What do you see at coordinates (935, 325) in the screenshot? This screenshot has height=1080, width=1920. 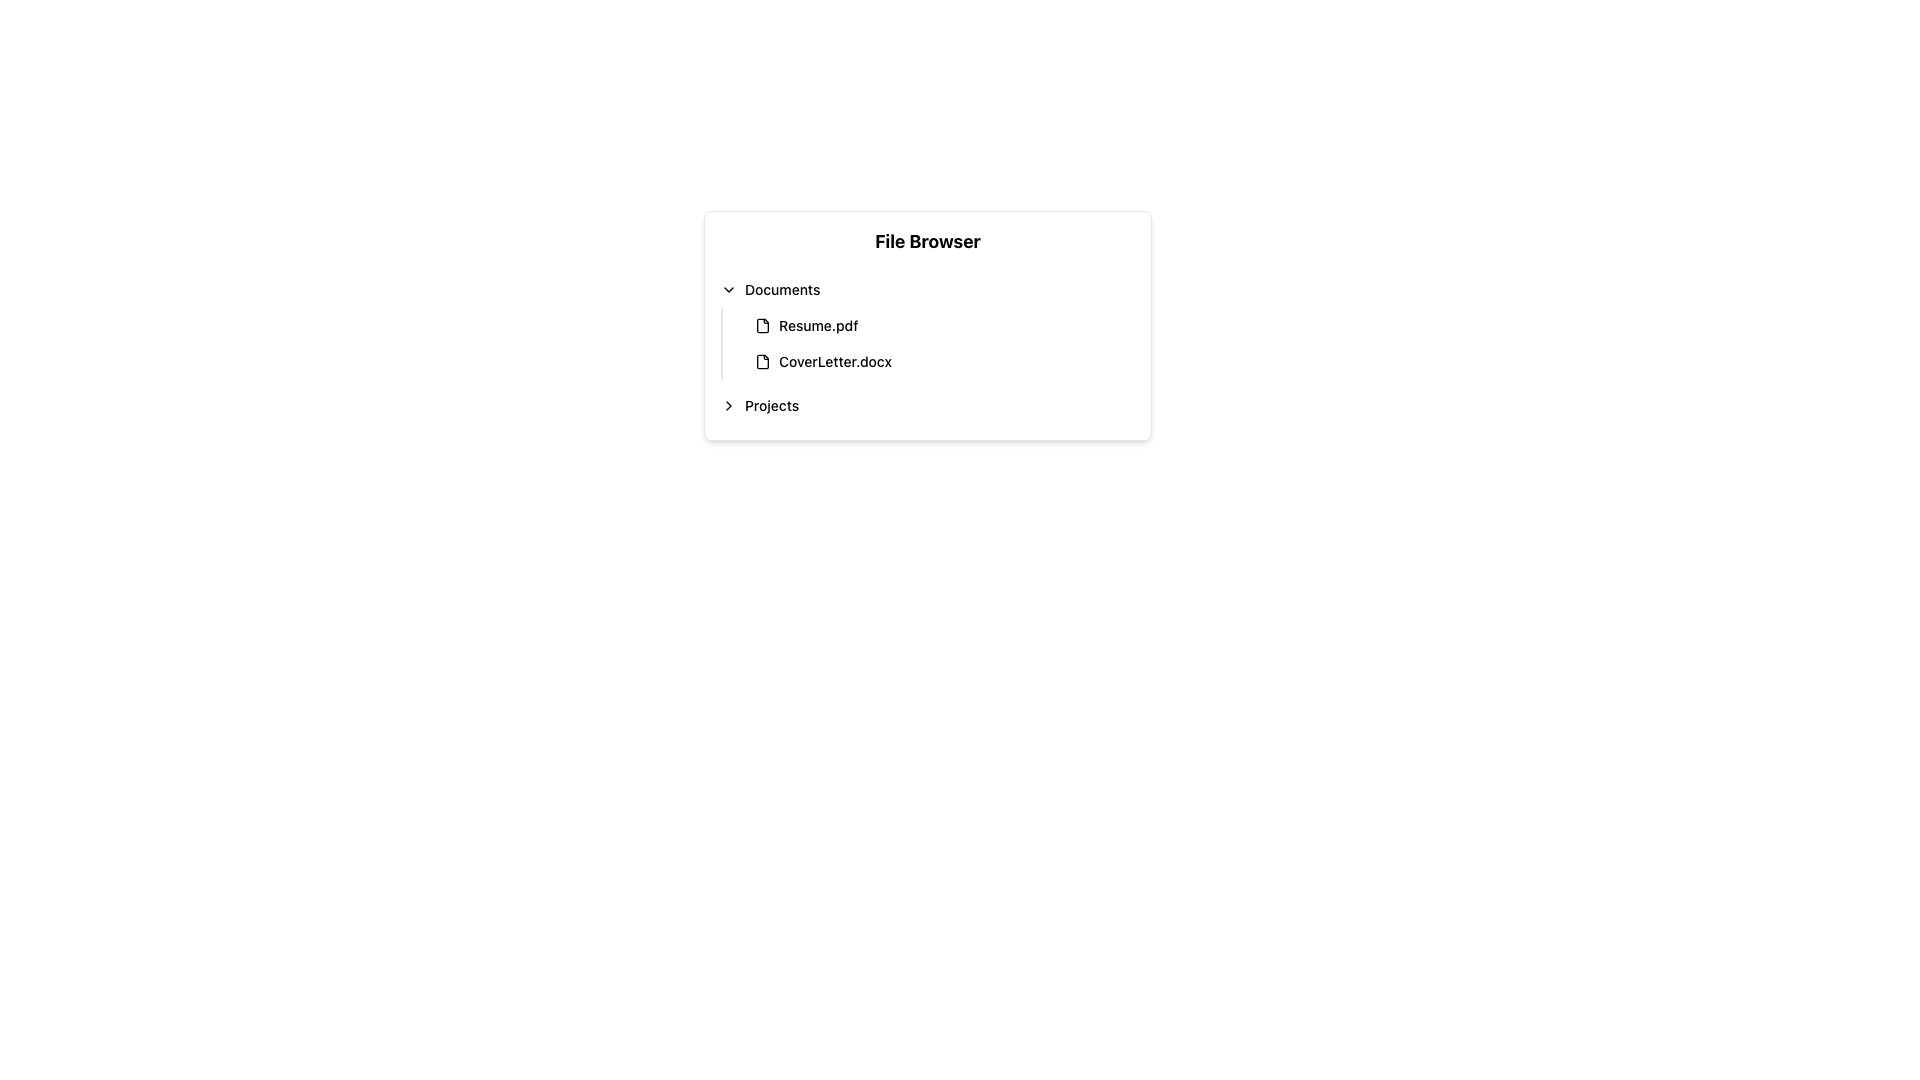 I see `the first list item labeled 'Resume.pdf'` at bounding box center [935, 325].